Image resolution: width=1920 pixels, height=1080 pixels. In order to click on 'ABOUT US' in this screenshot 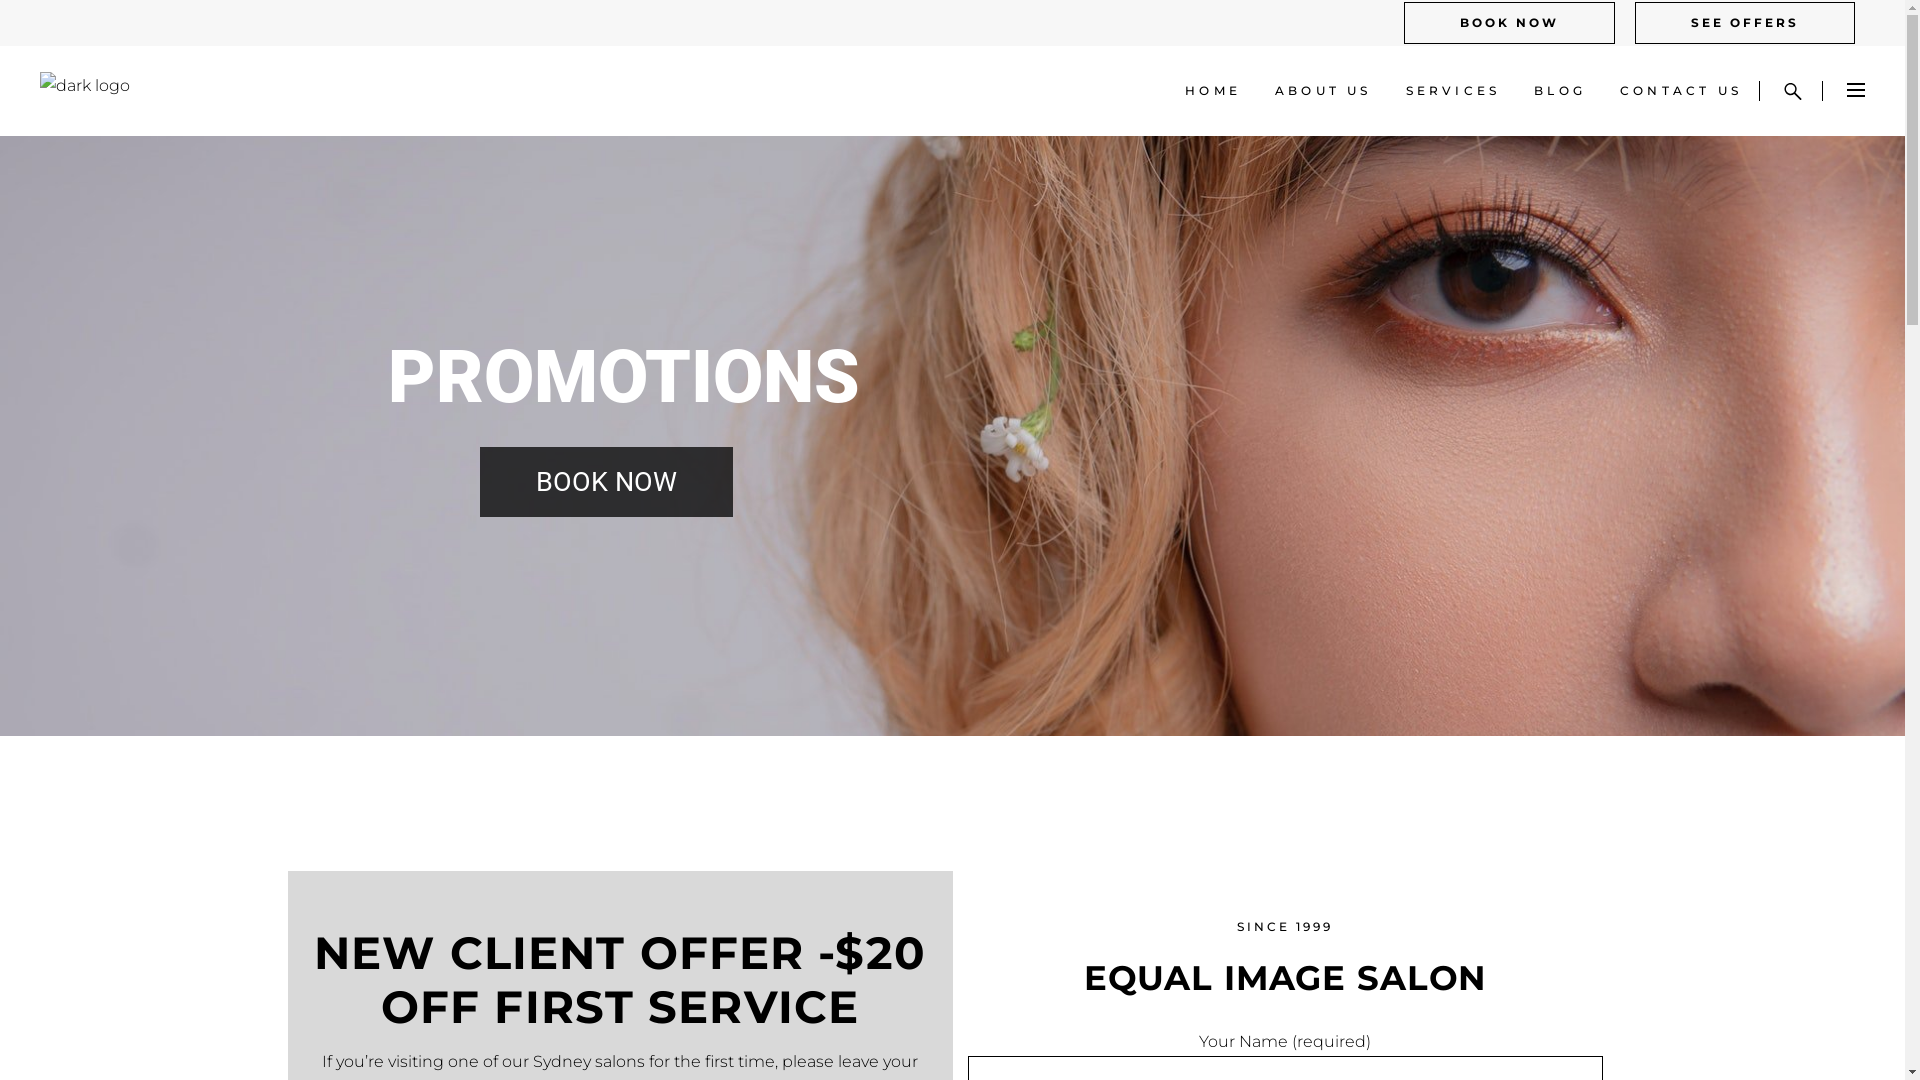, I will do `click(1323, 91)`.